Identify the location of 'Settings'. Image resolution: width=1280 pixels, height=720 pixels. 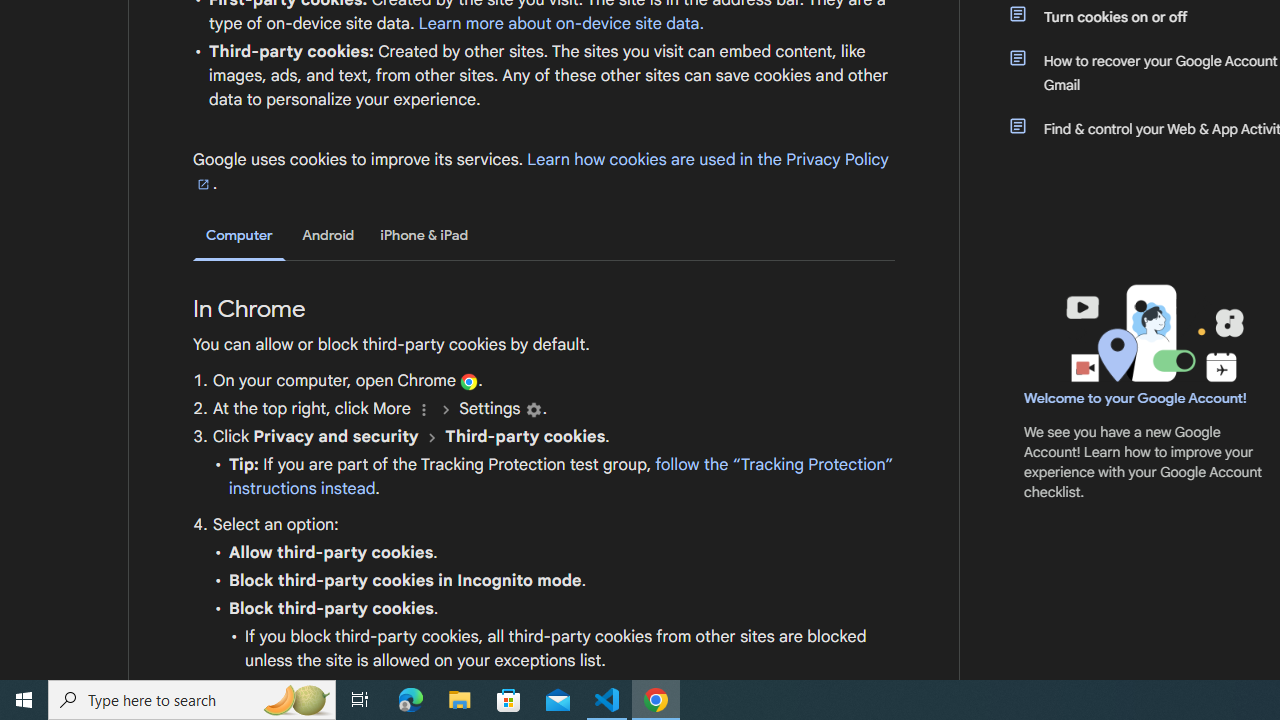
(533, 408).